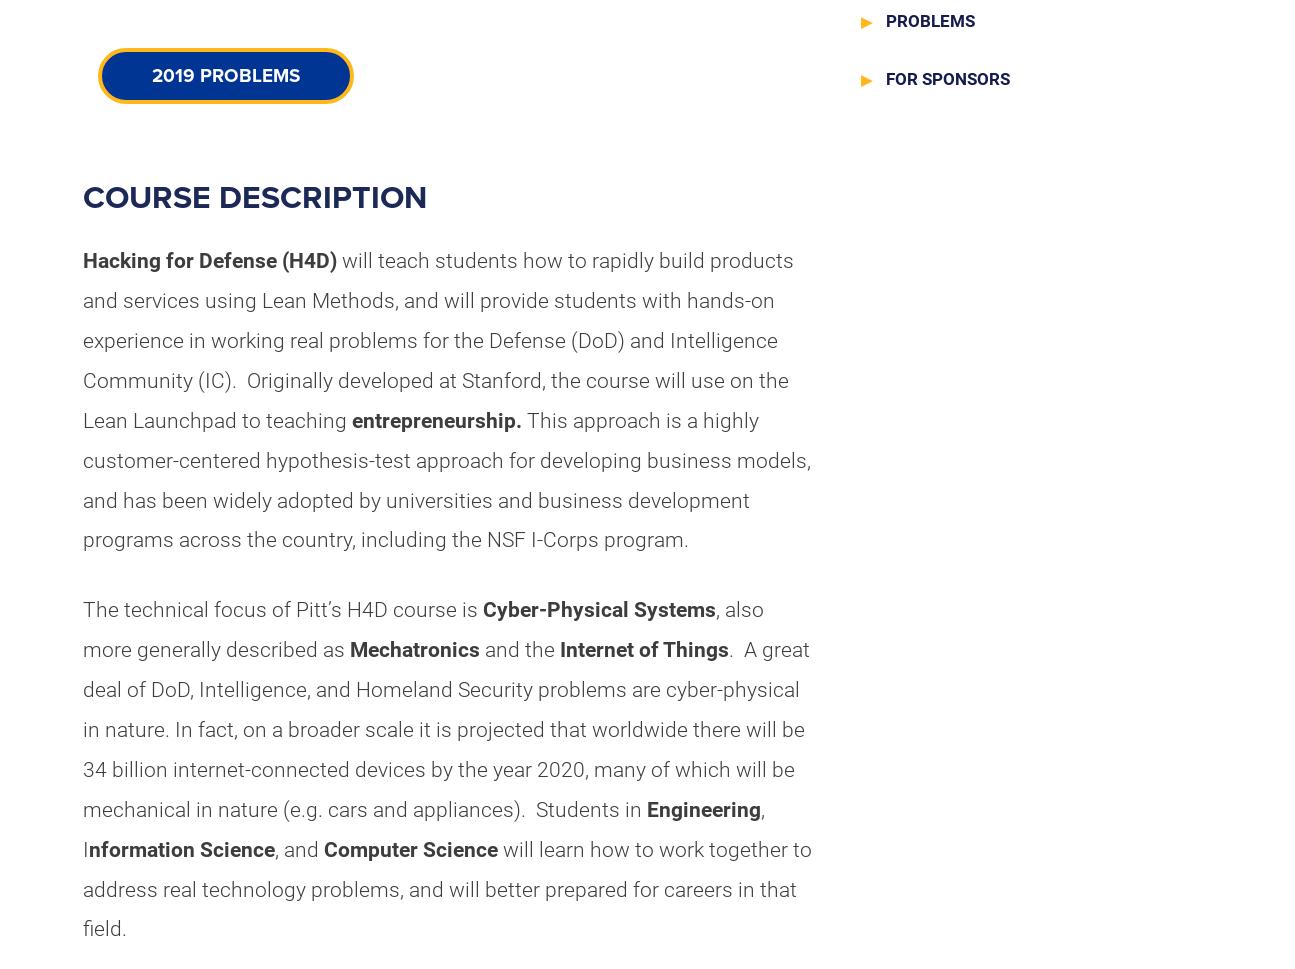 The height and width of the screenshot is (969, 1295). Describe the element at coordinates (445, 888) in the screenshot. I see `'will learn how to work together to address real technology problems, and will better prepared for careers in that field.'` at that location.